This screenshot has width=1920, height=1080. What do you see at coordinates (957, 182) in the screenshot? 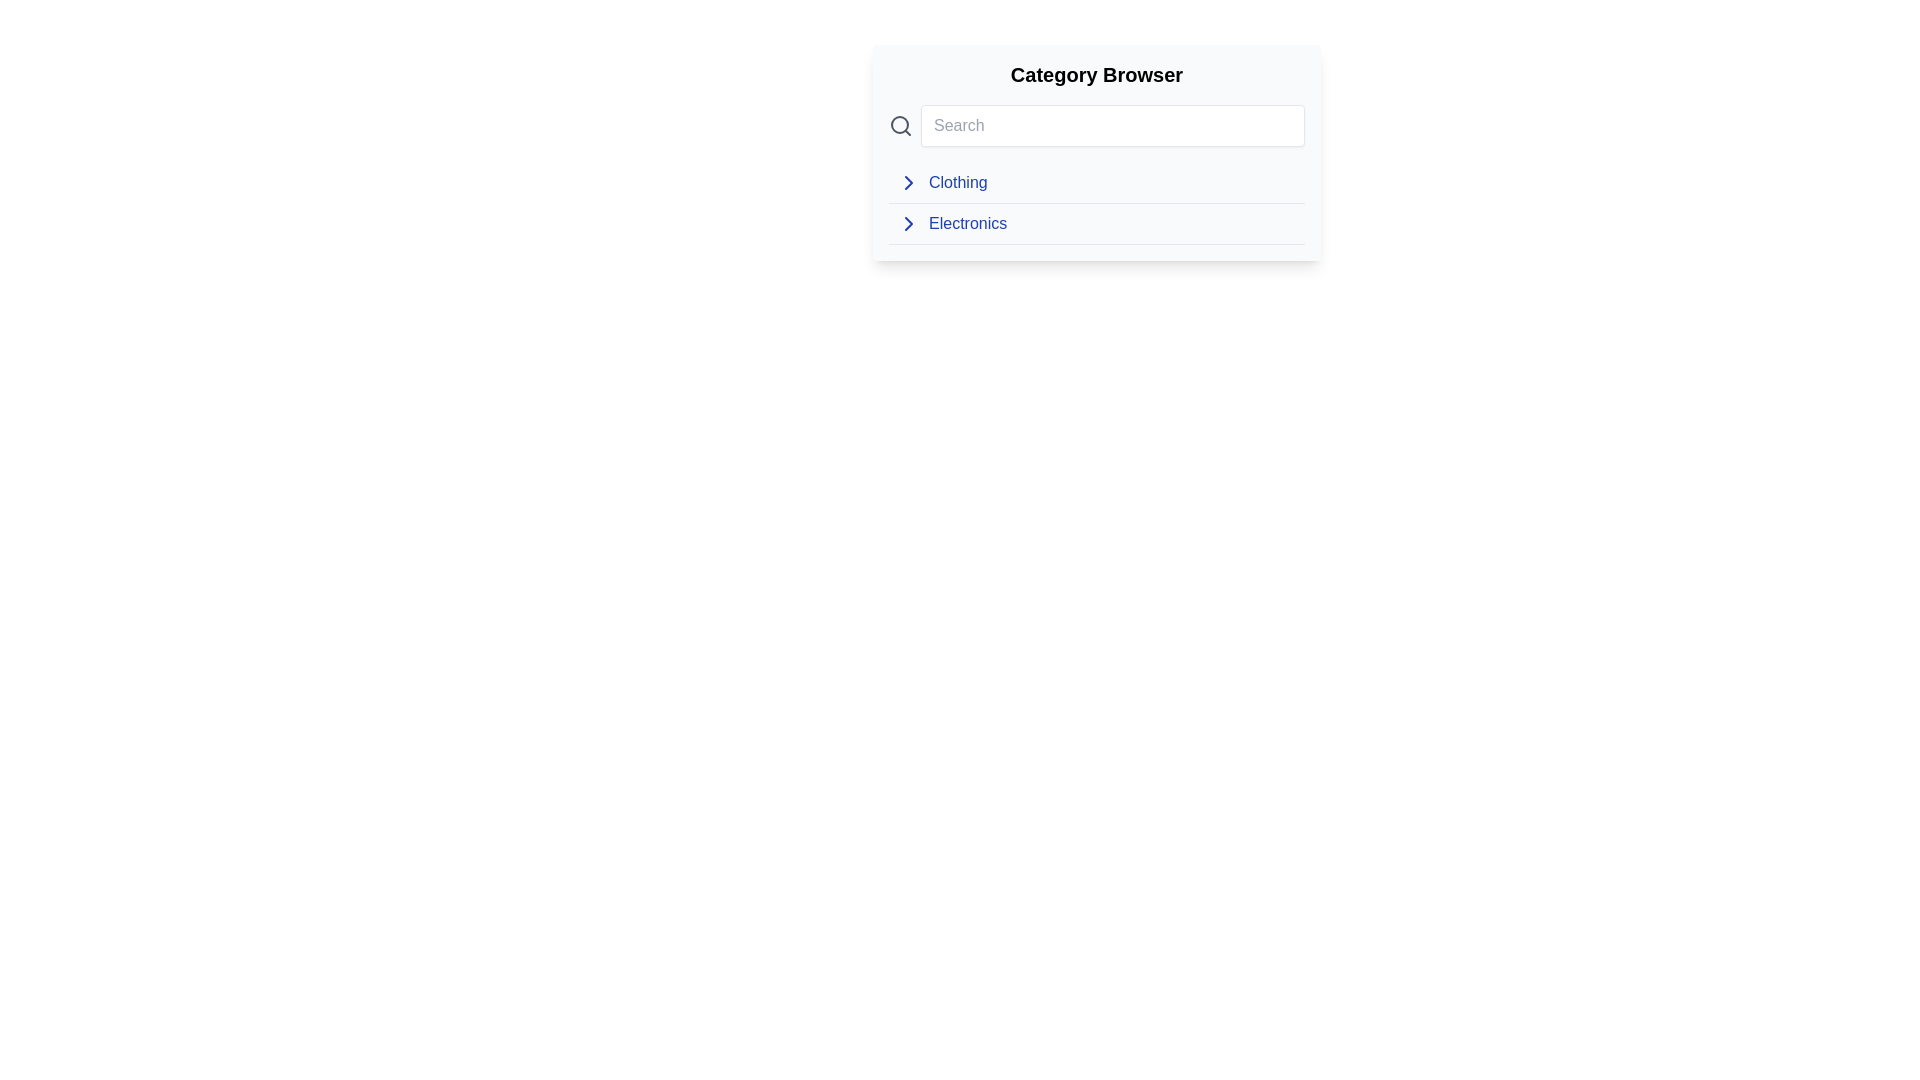
I see `text label displaying 'Clothing' in blue-colored, medium-weight font, which is positioned to the right of a chevron icon within the 'Category Browser' panel` at bounding box center [957, 182].